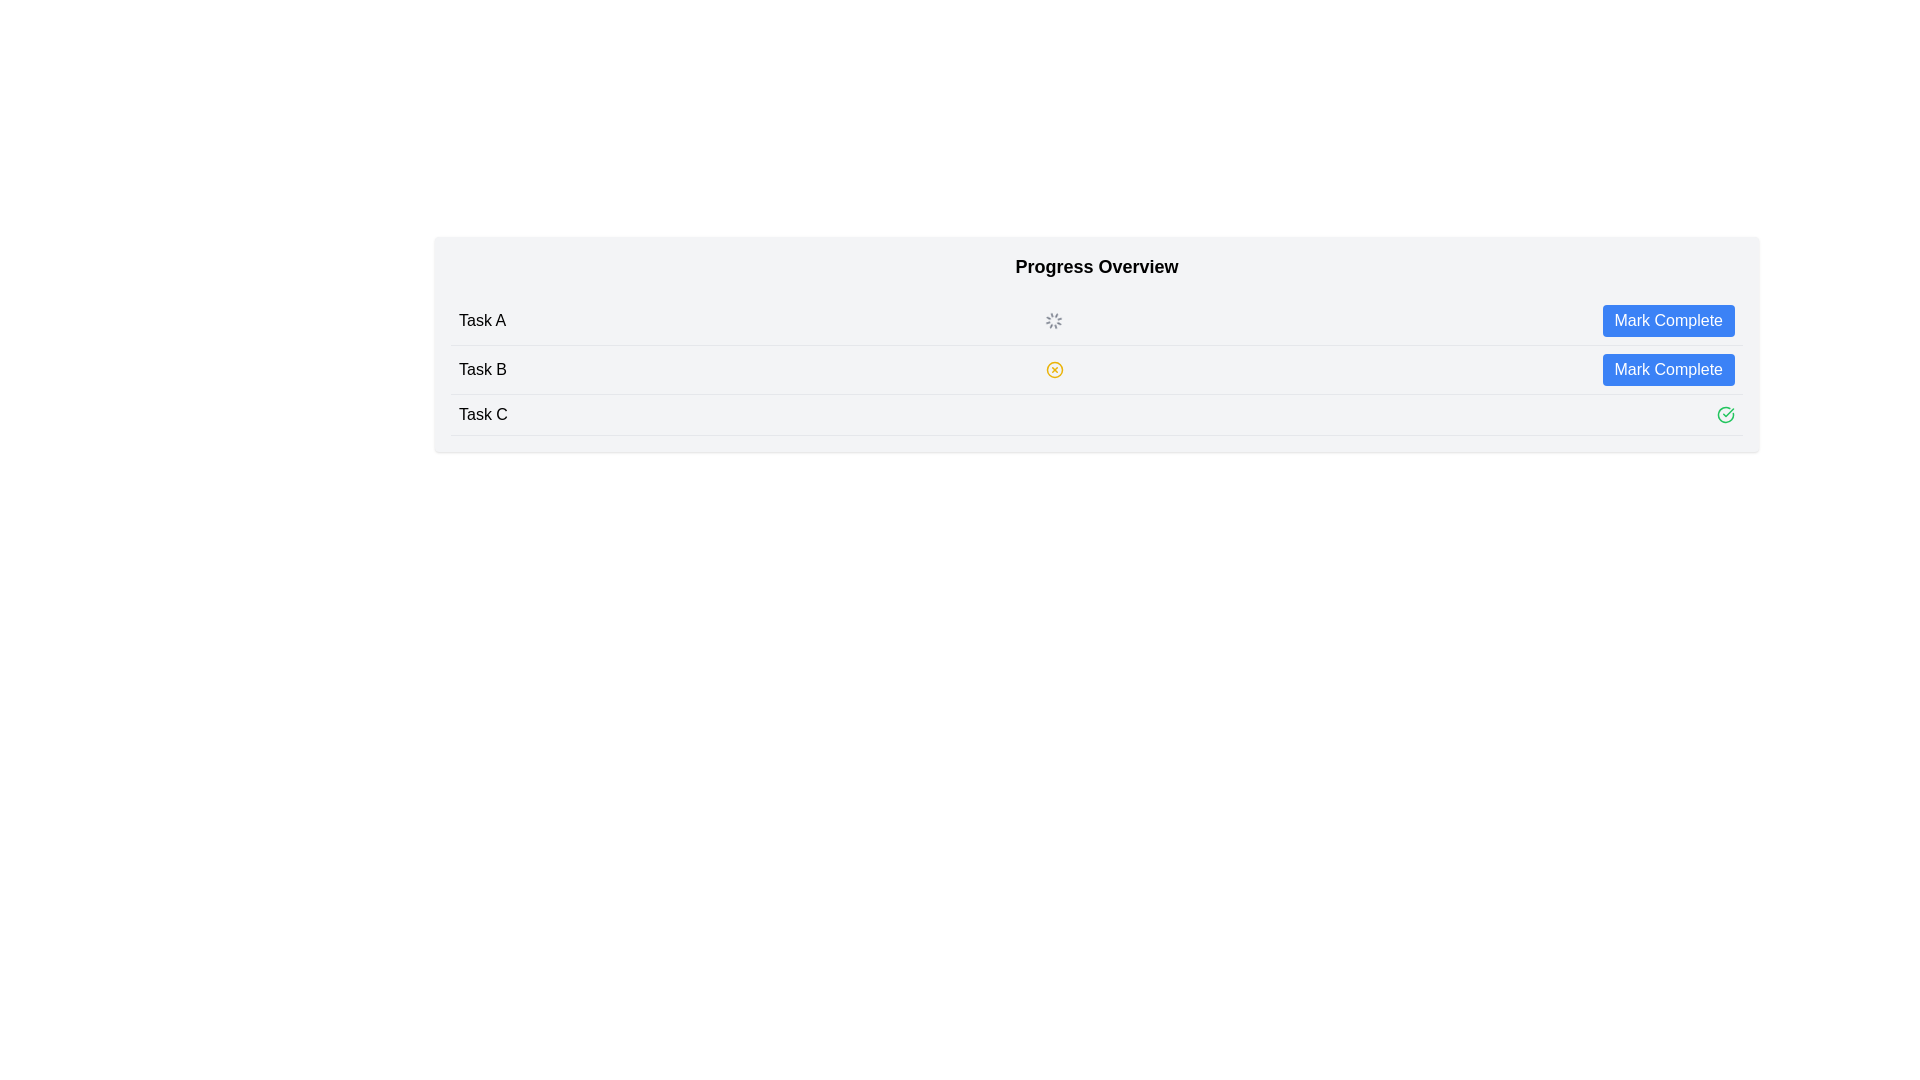  Describe the element at coordinates (1725, 414) in the screenshot. I see `the green circular icon with a checkmark indicating completion status, located to the right of the text 'Task C'` at that location.